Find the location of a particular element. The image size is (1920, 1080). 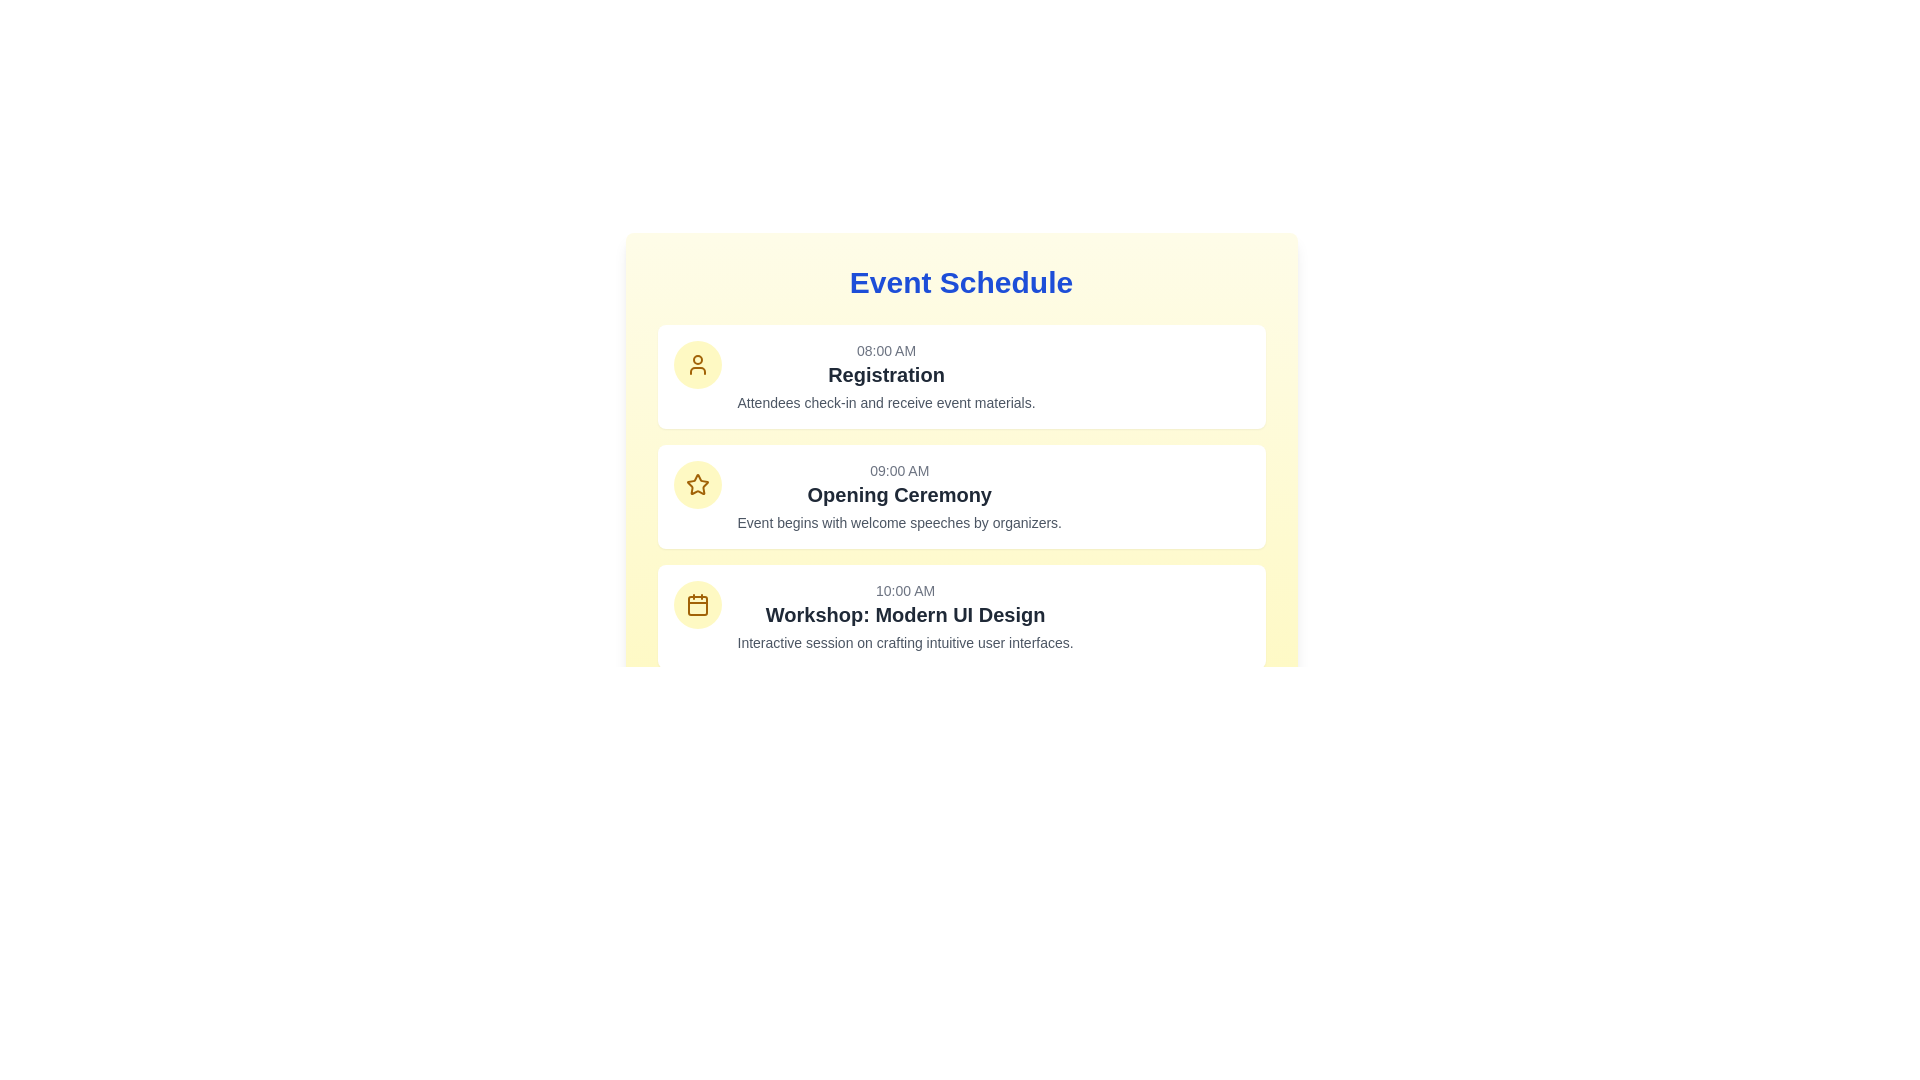

the calendar icon representing the 'Workshop: Modern UI Design' session located in the bottommost entry of the 'Event Schedule' section is located at coordinates (697, 604).